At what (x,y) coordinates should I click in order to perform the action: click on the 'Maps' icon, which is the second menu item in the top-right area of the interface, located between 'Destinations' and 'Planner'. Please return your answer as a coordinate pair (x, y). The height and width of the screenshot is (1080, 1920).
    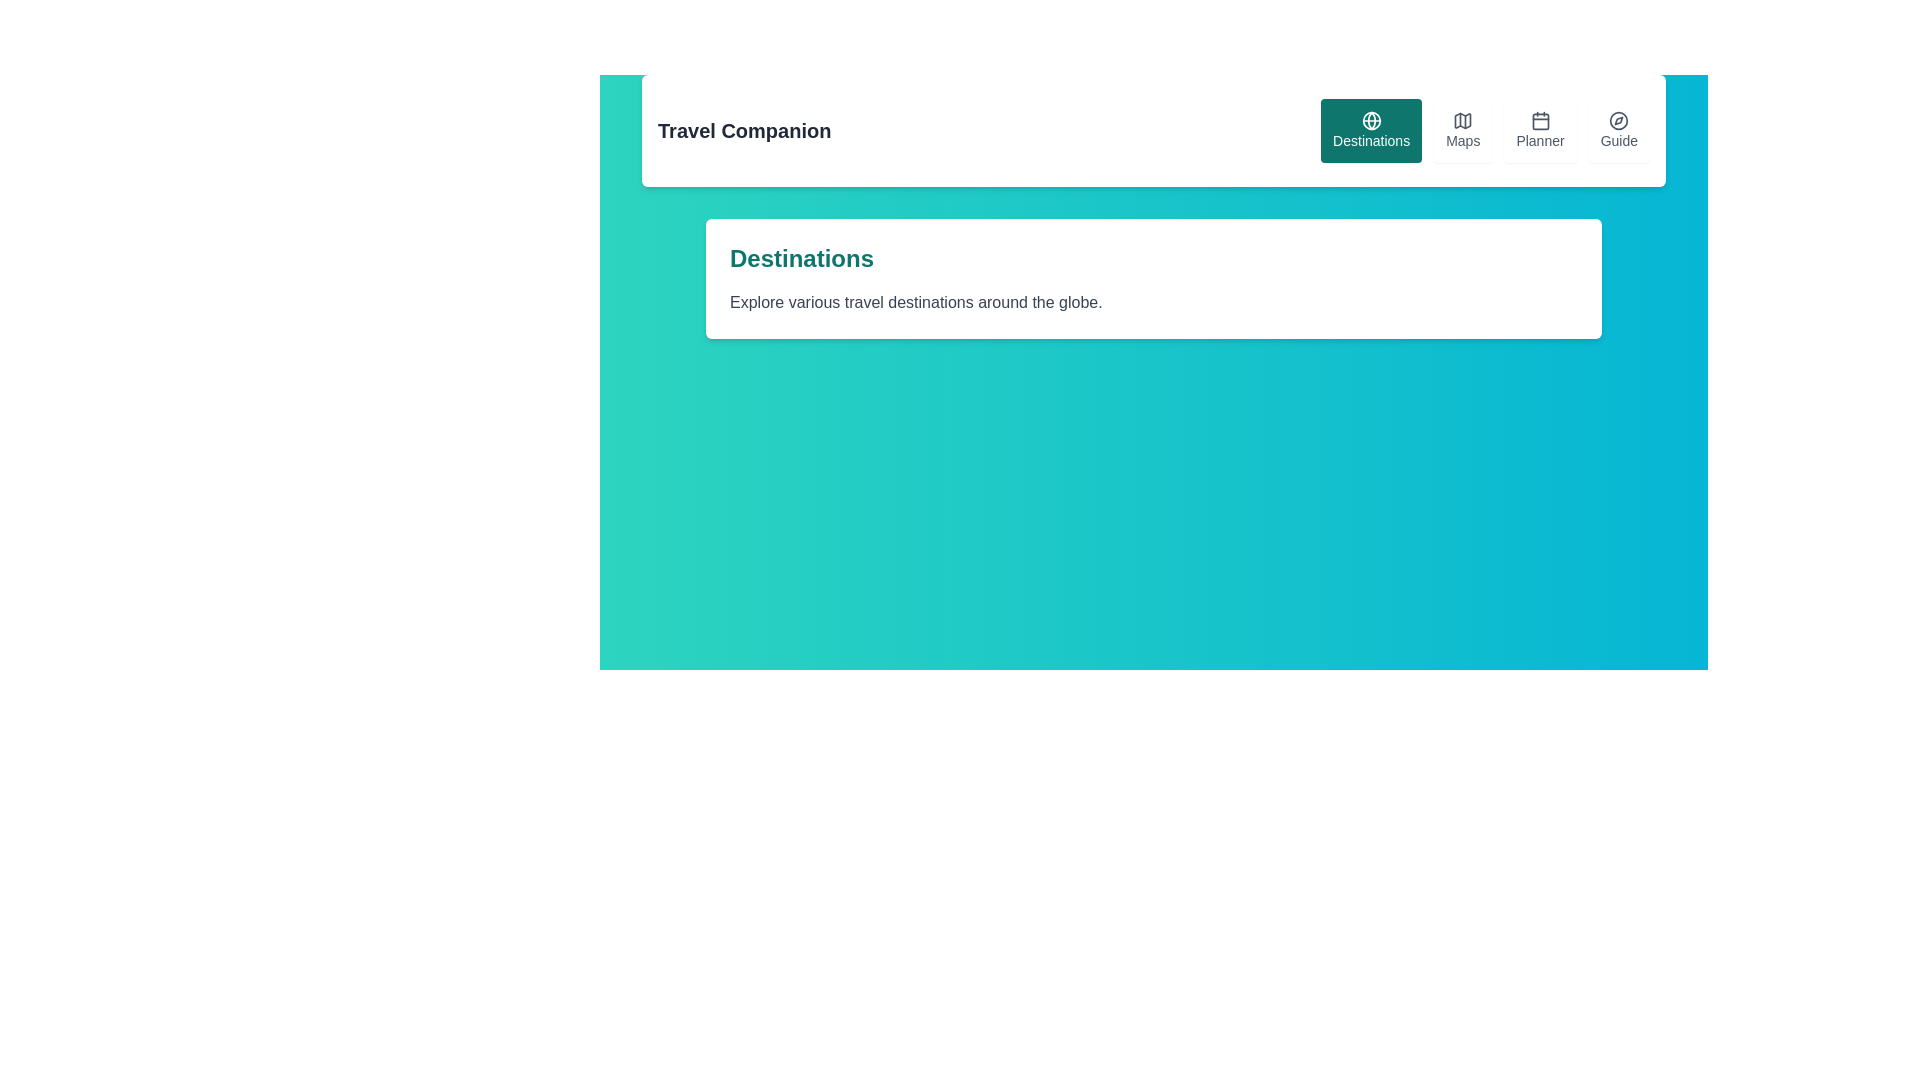
    Looking at the image, I should click on (1463, 120).